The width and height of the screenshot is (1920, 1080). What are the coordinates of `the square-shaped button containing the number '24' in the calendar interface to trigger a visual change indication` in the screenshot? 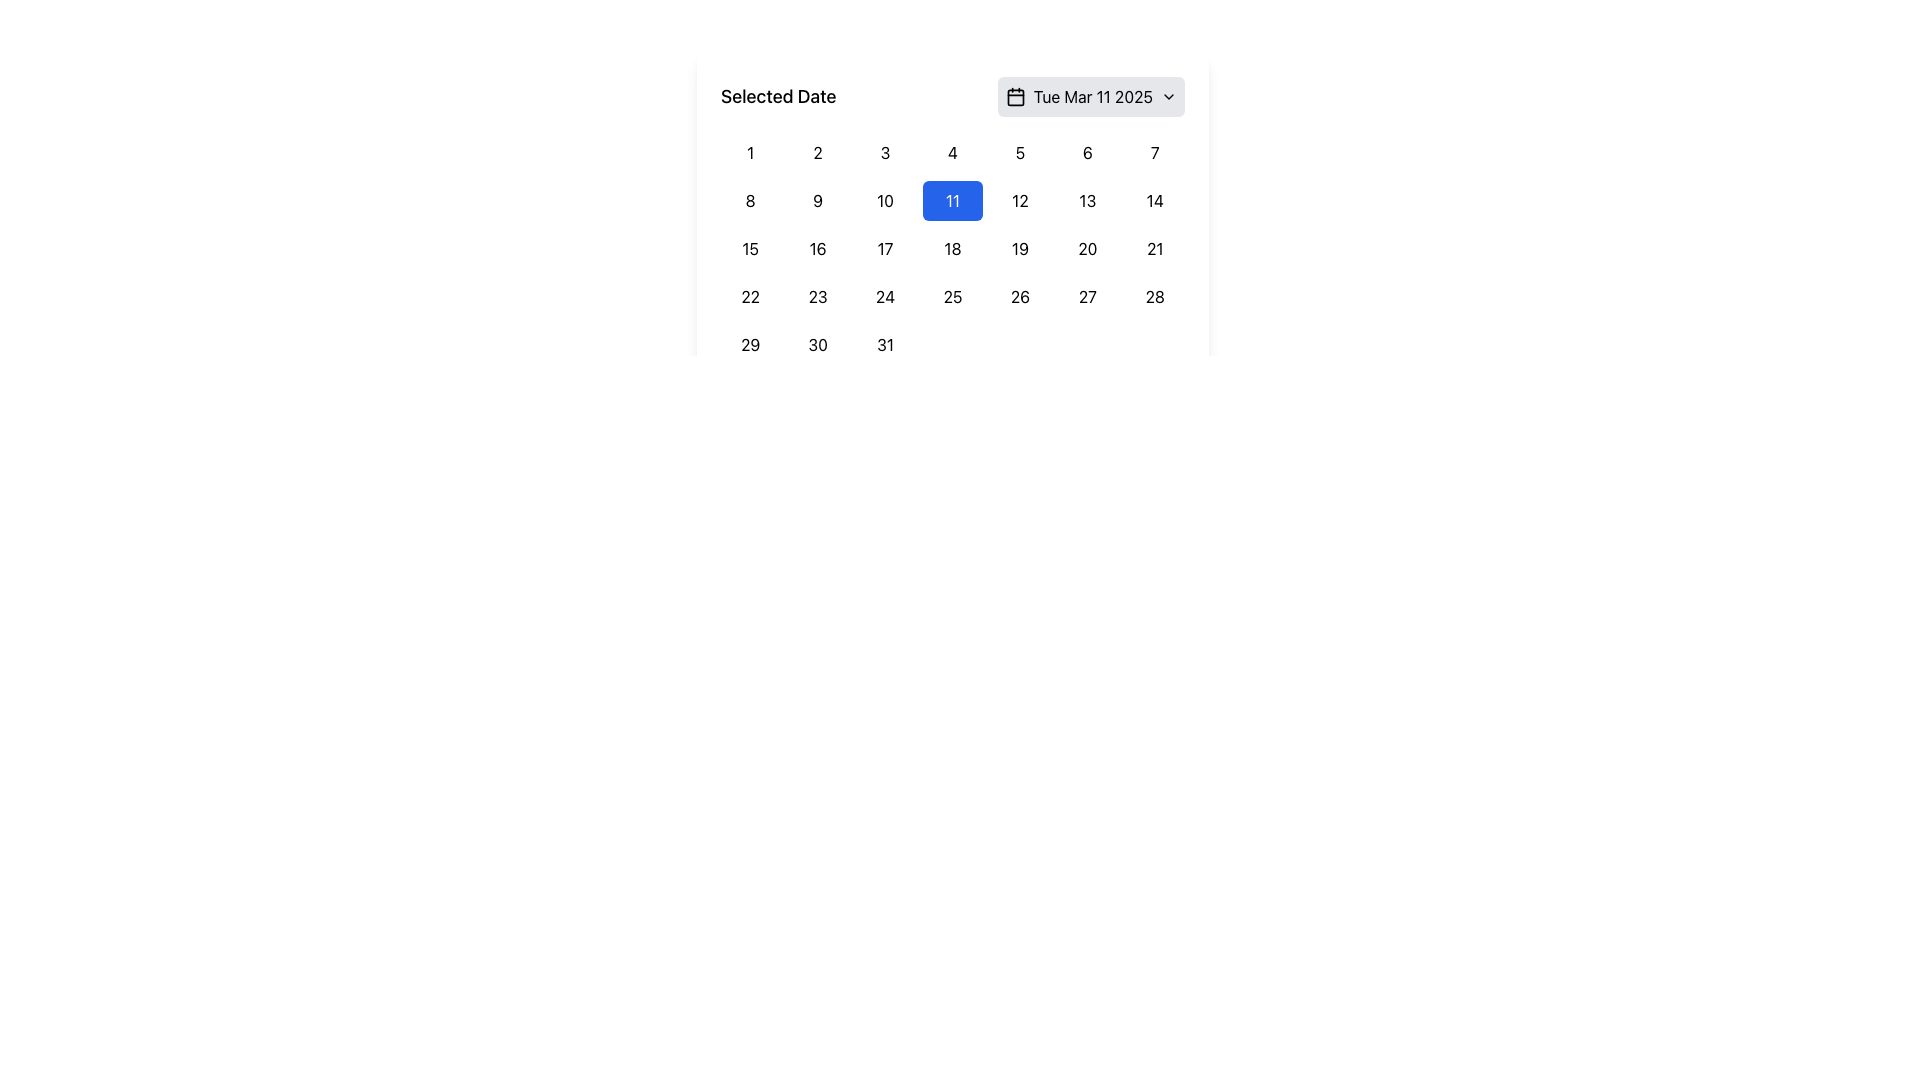 It's located at (884, 297).